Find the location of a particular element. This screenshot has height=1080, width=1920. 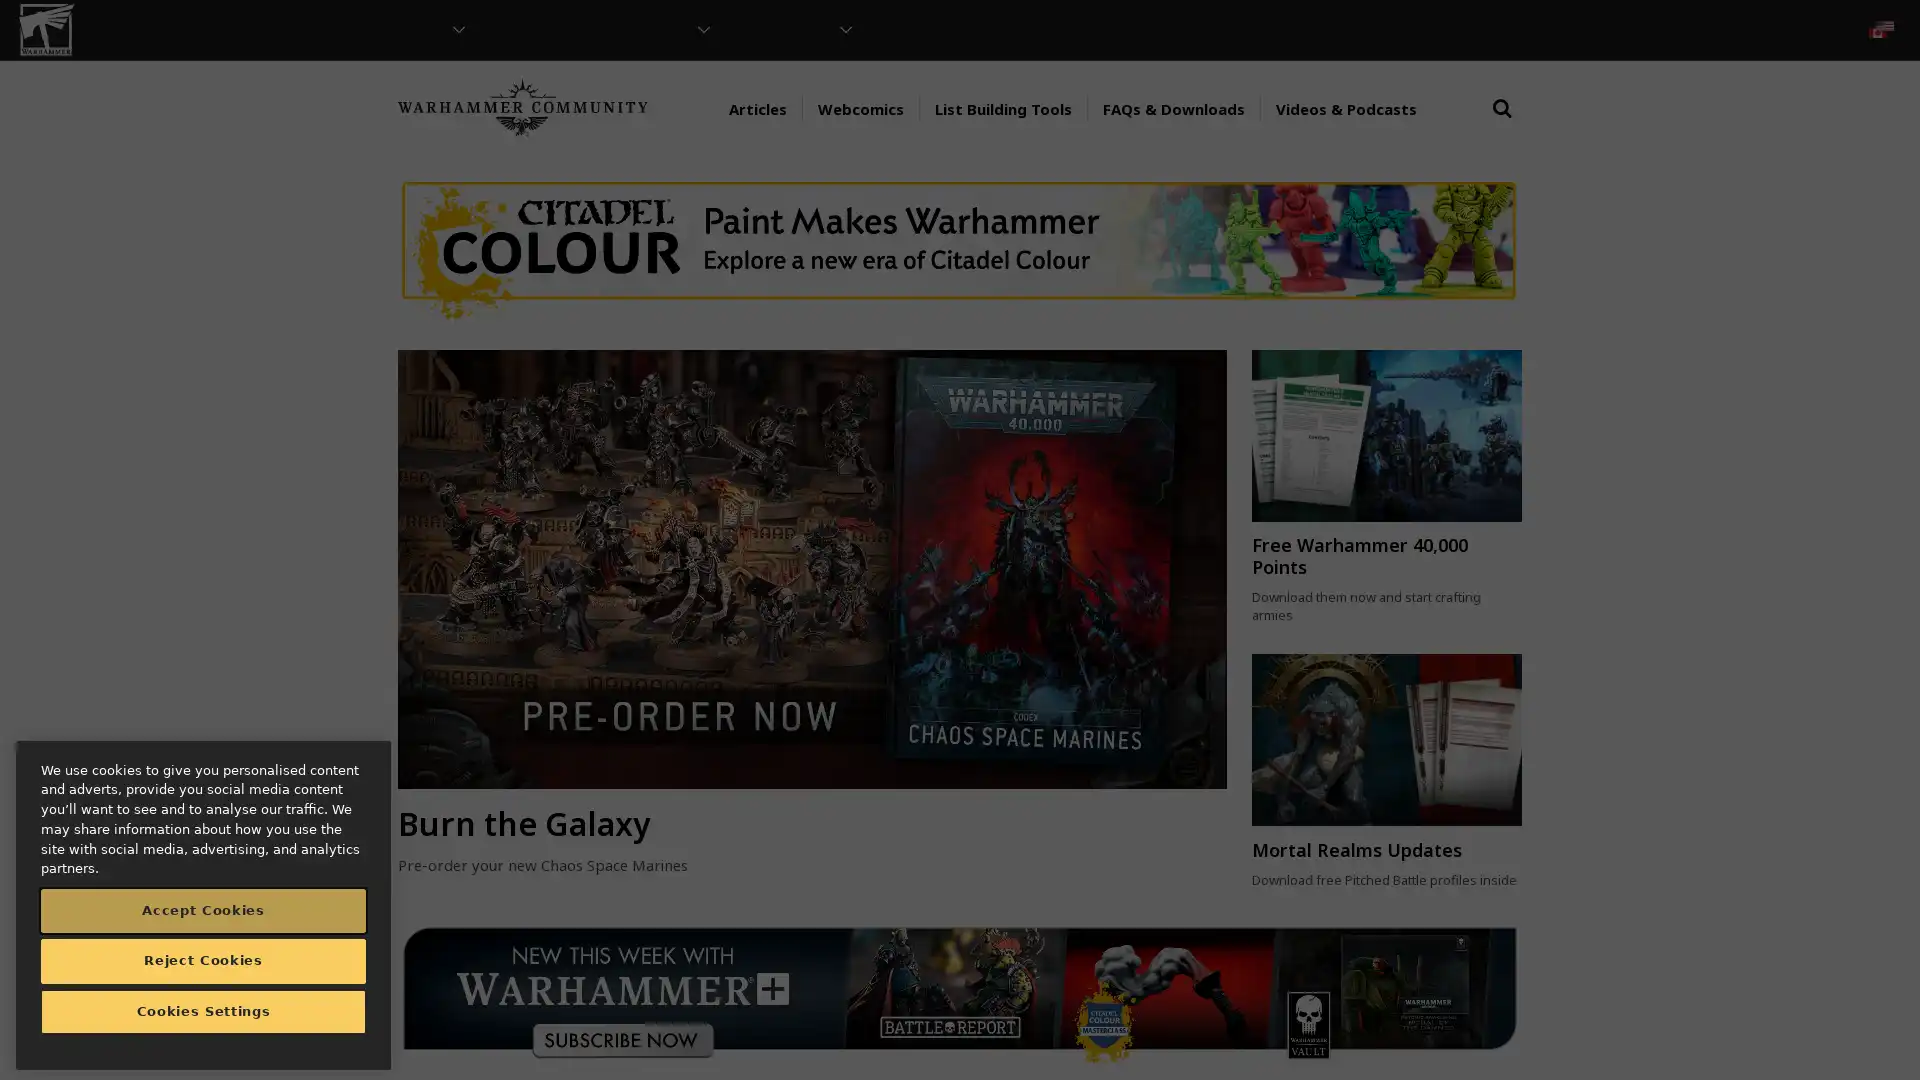

Reject Cookies is located at coordinates (203, 959).